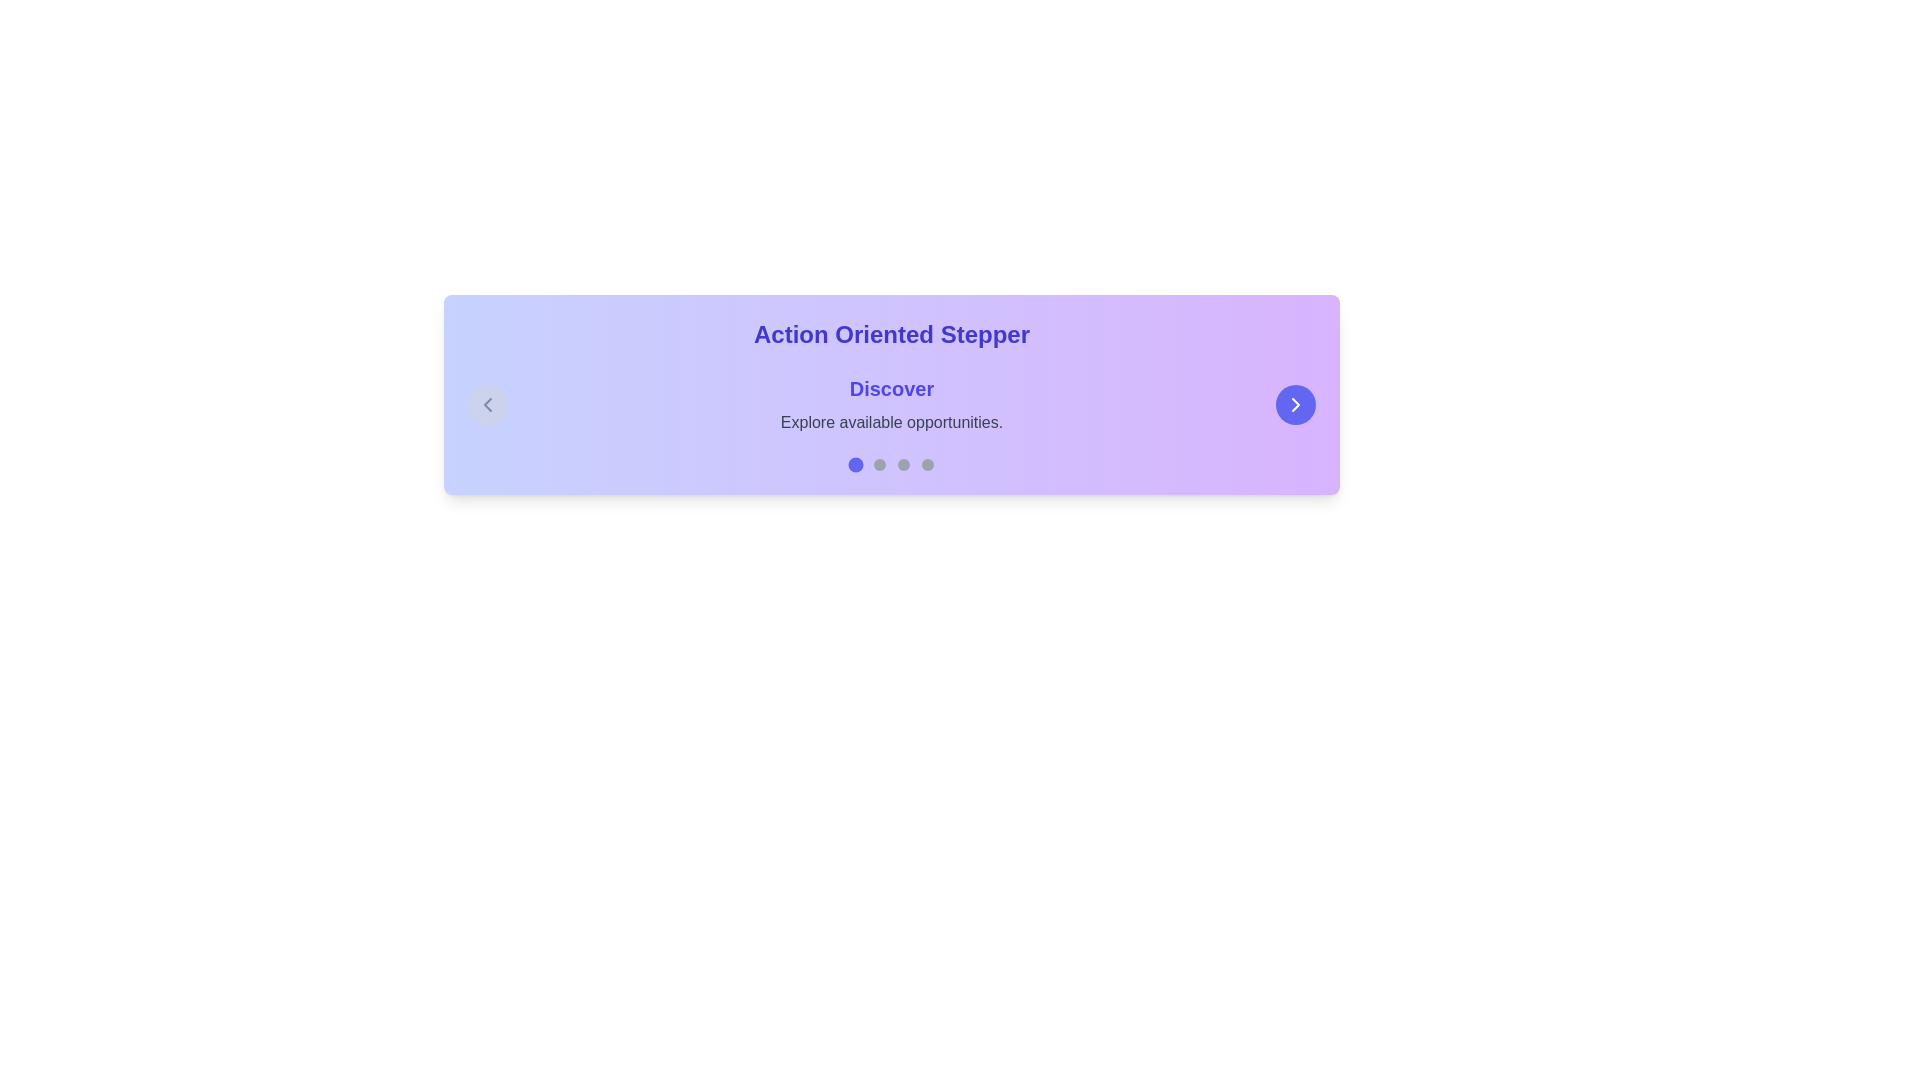 The height and width of the screenshot is (1080, 1920). What do you see at coordinates (926, 465) in the screenshot?
I see `the fourth and rightmost dot of the Circle navigation indicator for the stepper component` at bounding box center [926, 465].